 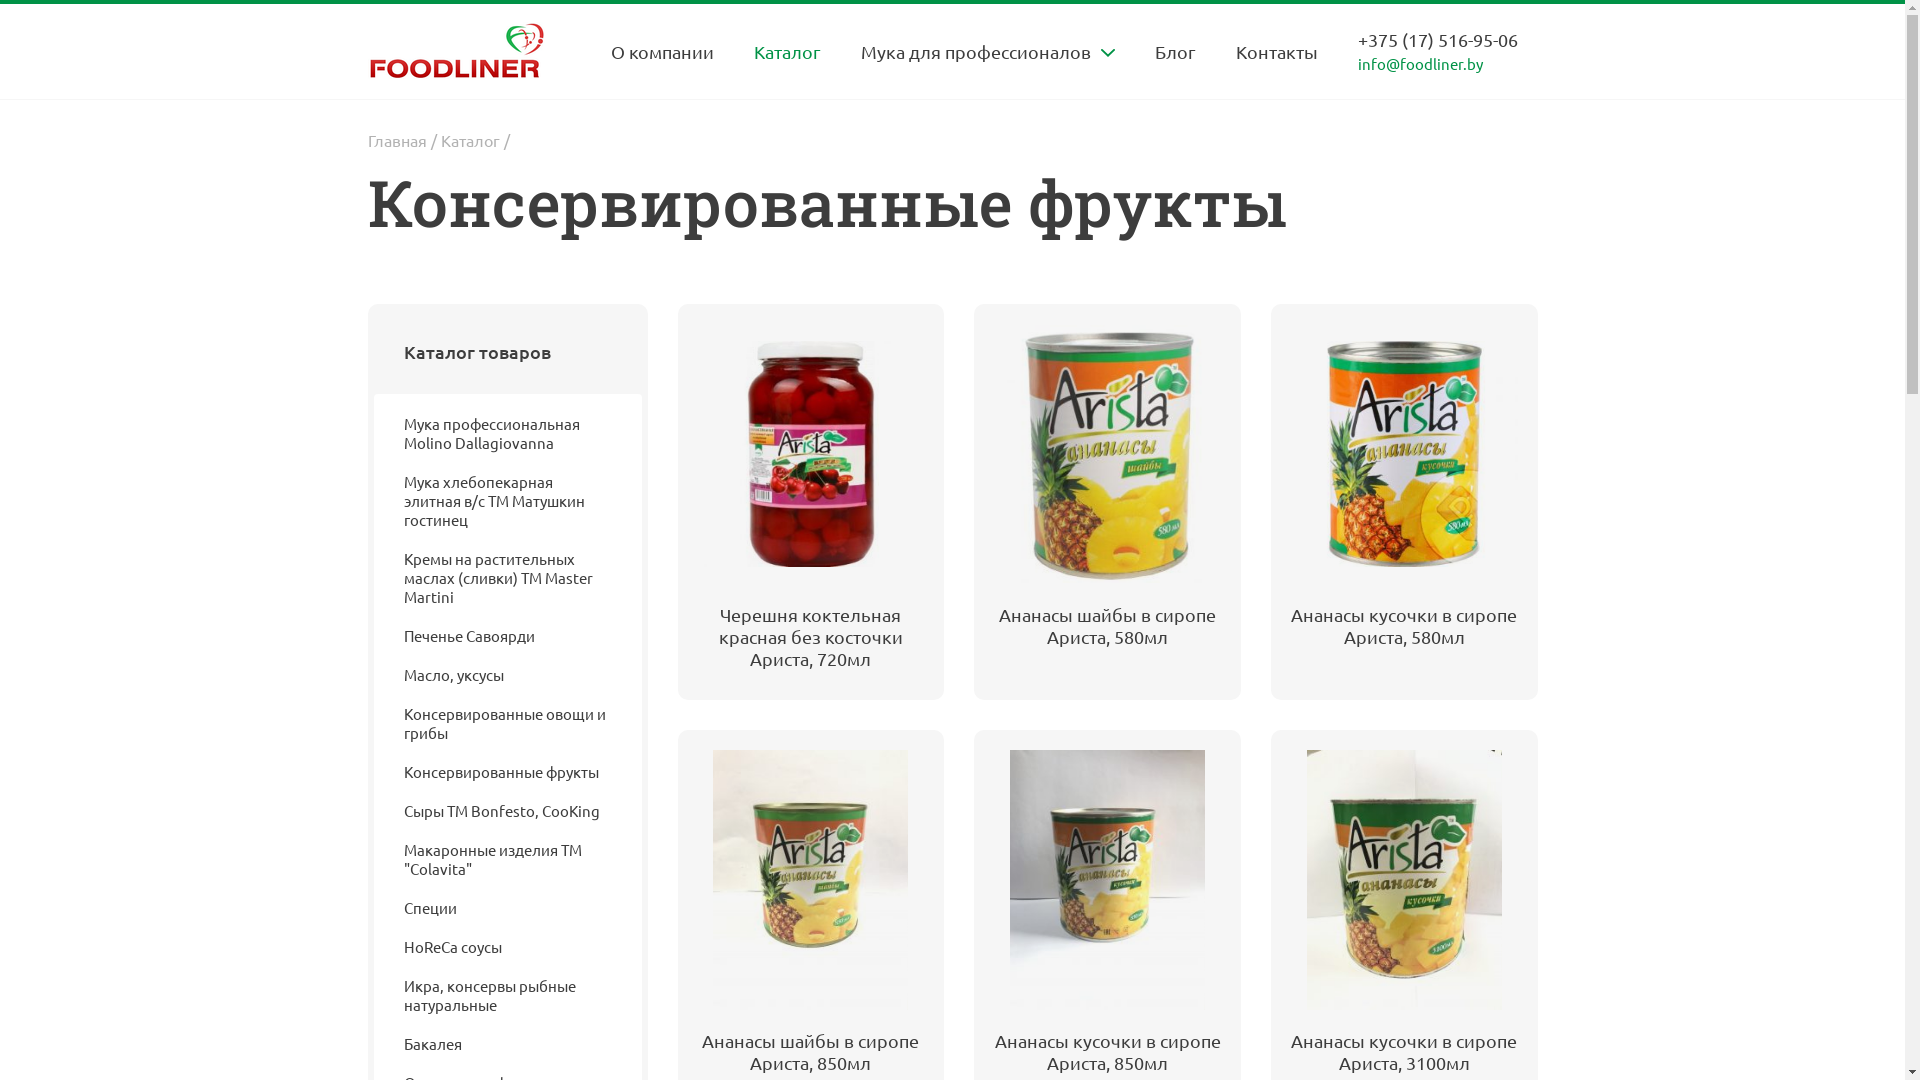 What do you see at coordinates (1437, 63) in the screenshot?
I see `'info@foodliner.by'` at bounding box center [1437, 63].